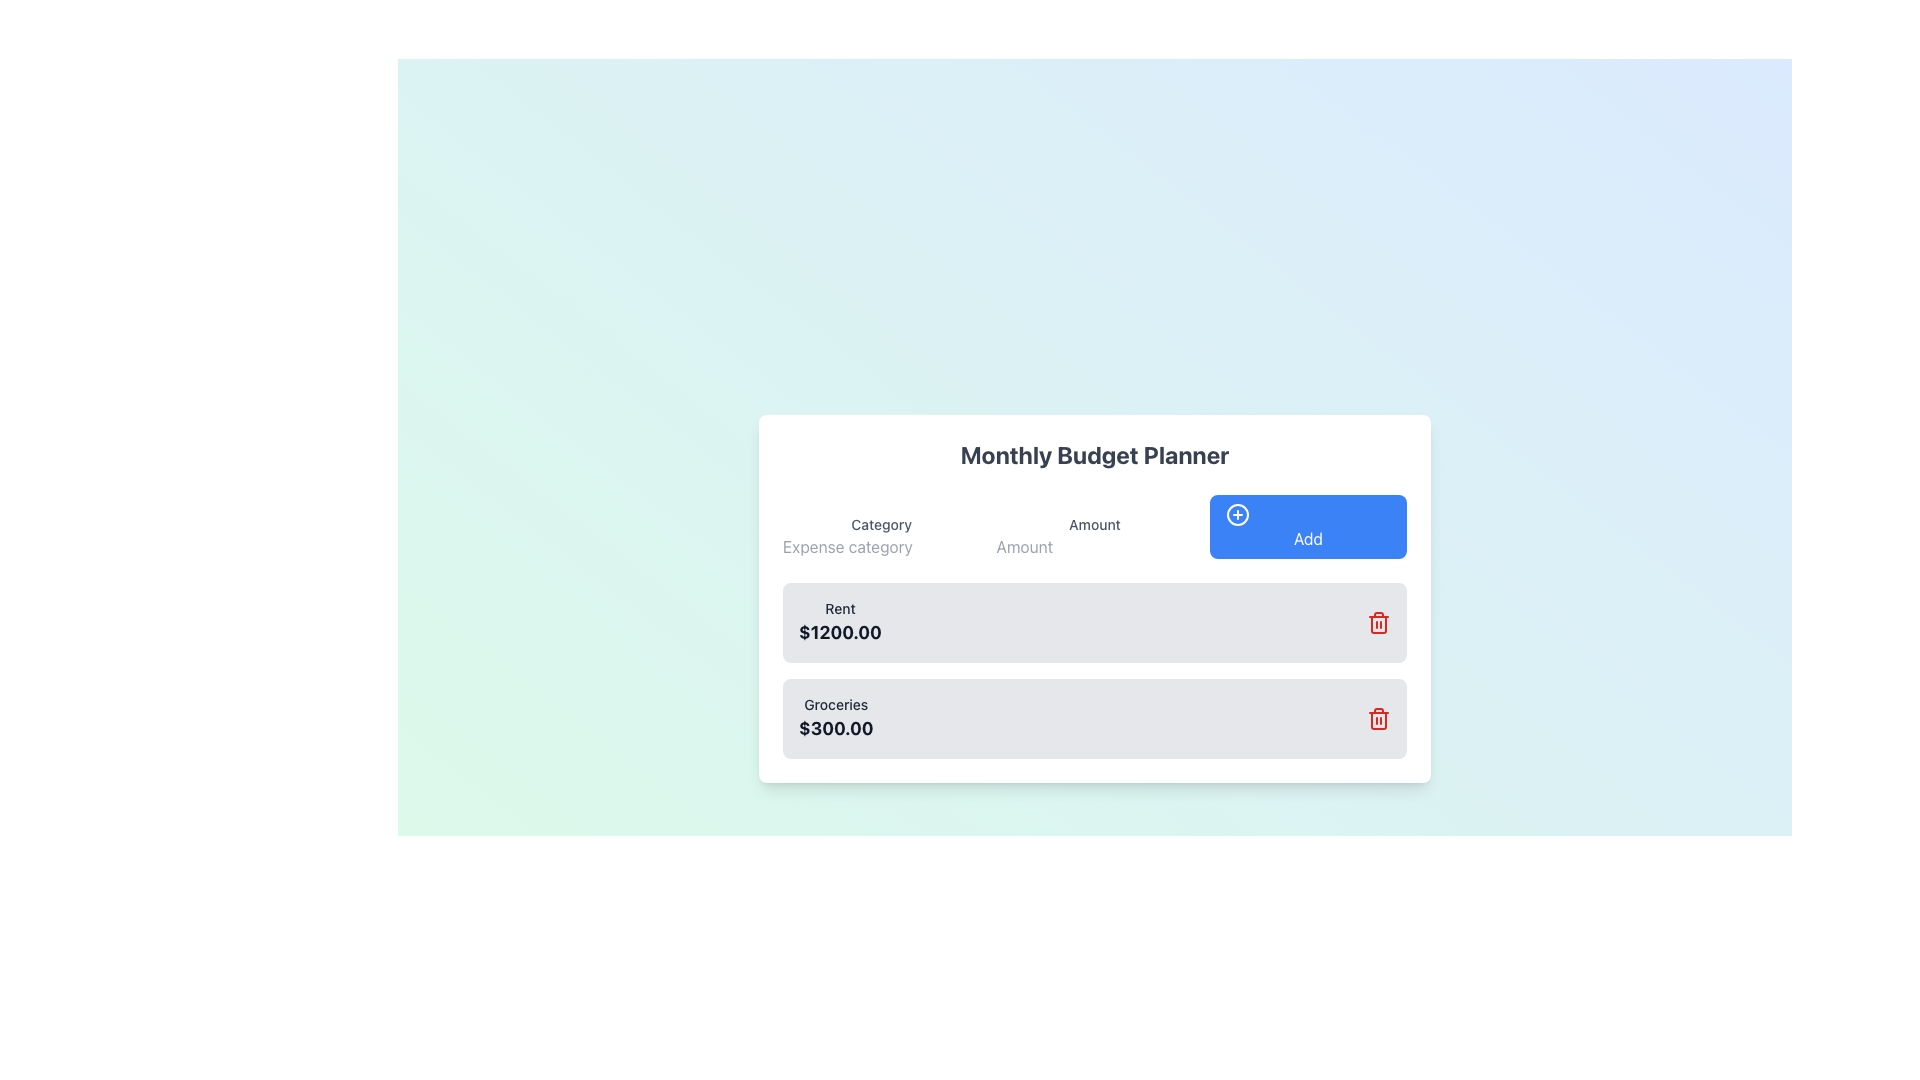 The image size is (1920, 1080). Describe the element at coordinates (1093, 622) in the screenshot. I see `the first item in the 'Monthly Budget Planner' list that displays an expense category and its value, positioned above 'Groceries $300.00'` at that location.